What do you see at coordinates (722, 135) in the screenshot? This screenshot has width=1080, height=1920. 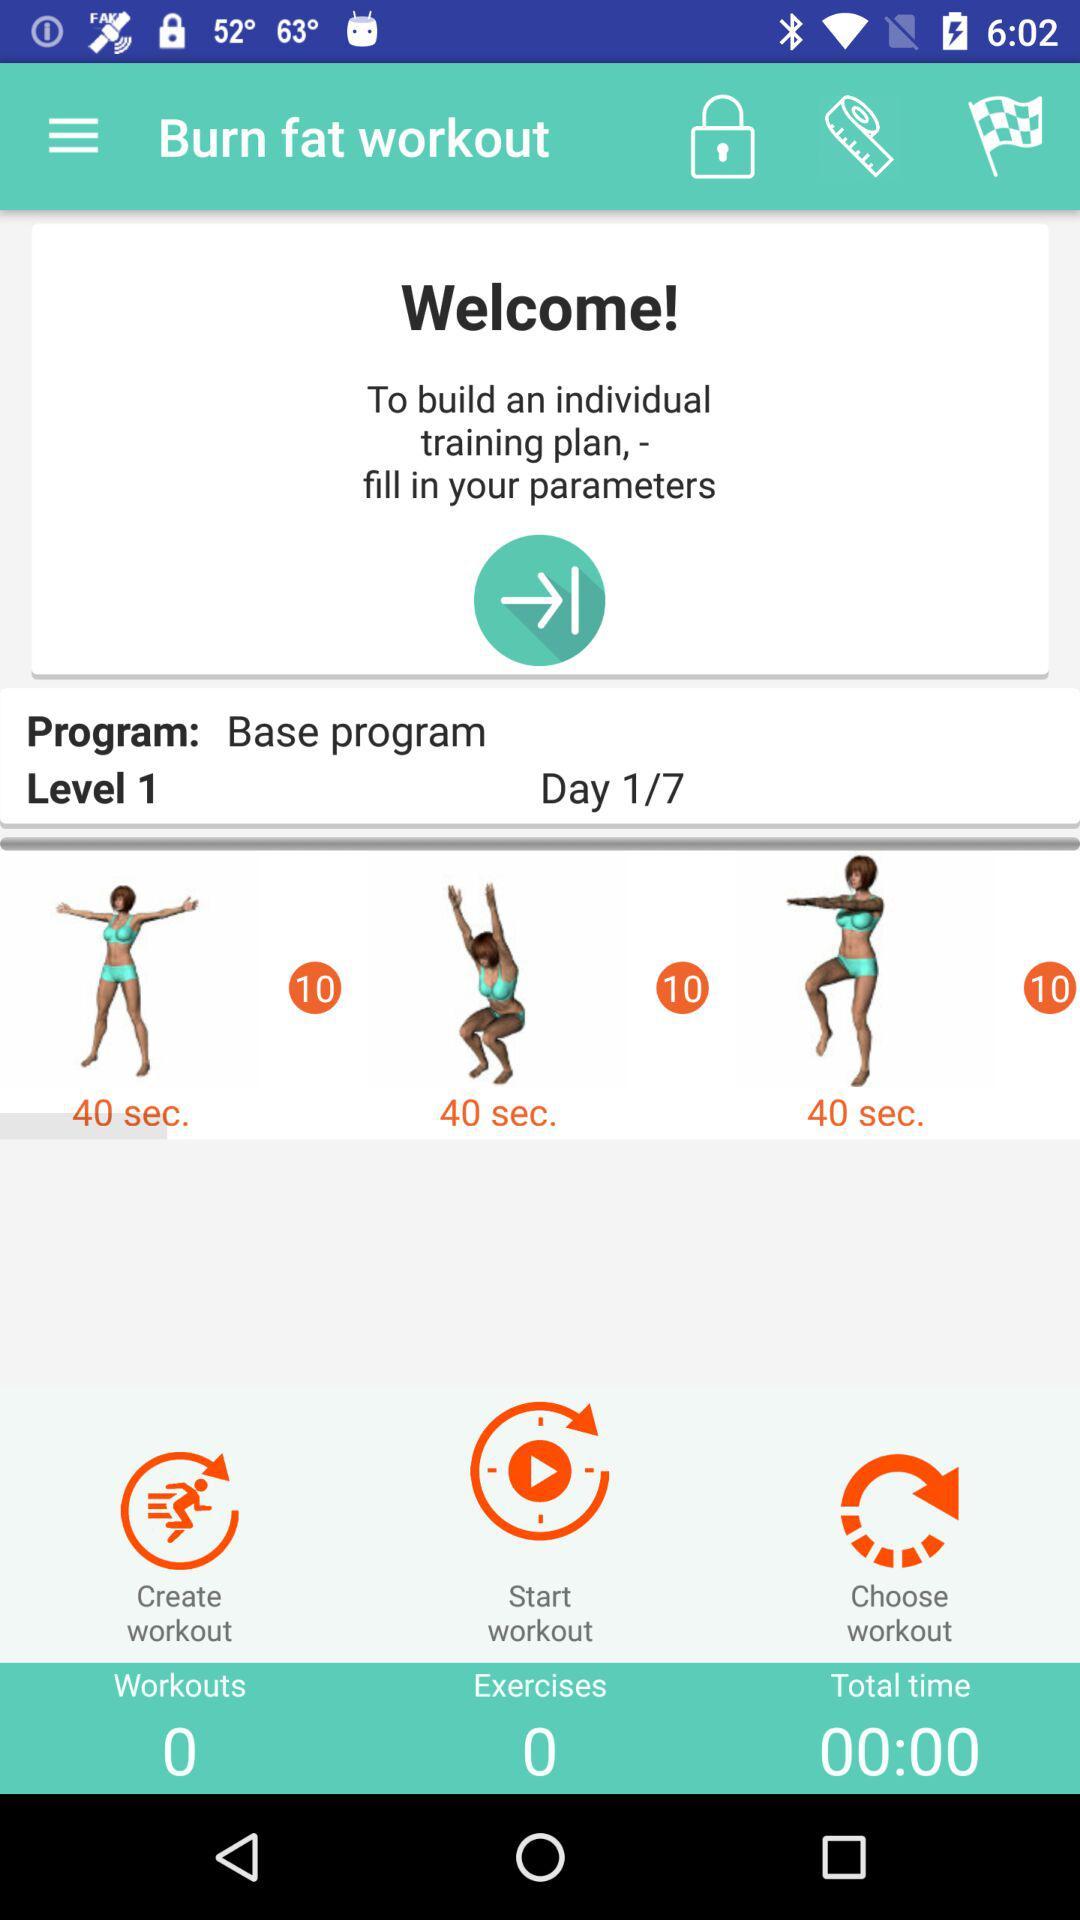 I see `the icon above welcome! item` at bounding box center [722, 135].